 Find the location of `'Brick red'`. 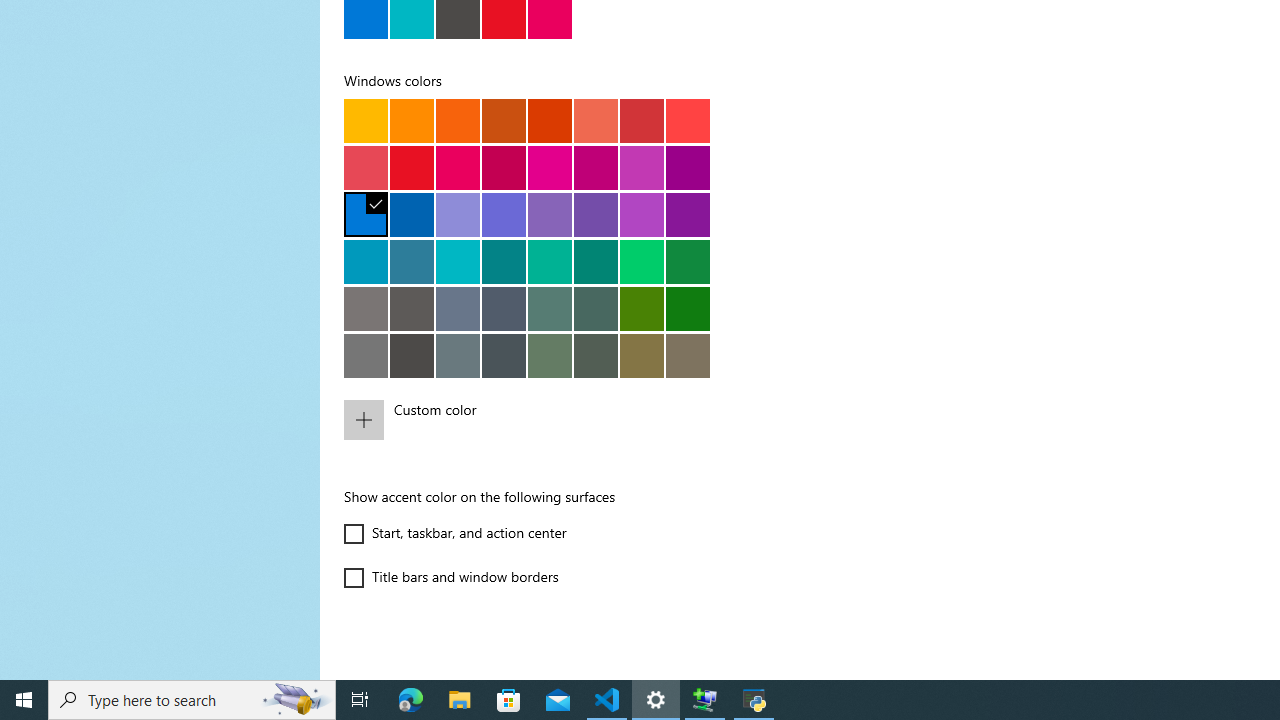

'Brick red' is located at coordinates (641, 120).